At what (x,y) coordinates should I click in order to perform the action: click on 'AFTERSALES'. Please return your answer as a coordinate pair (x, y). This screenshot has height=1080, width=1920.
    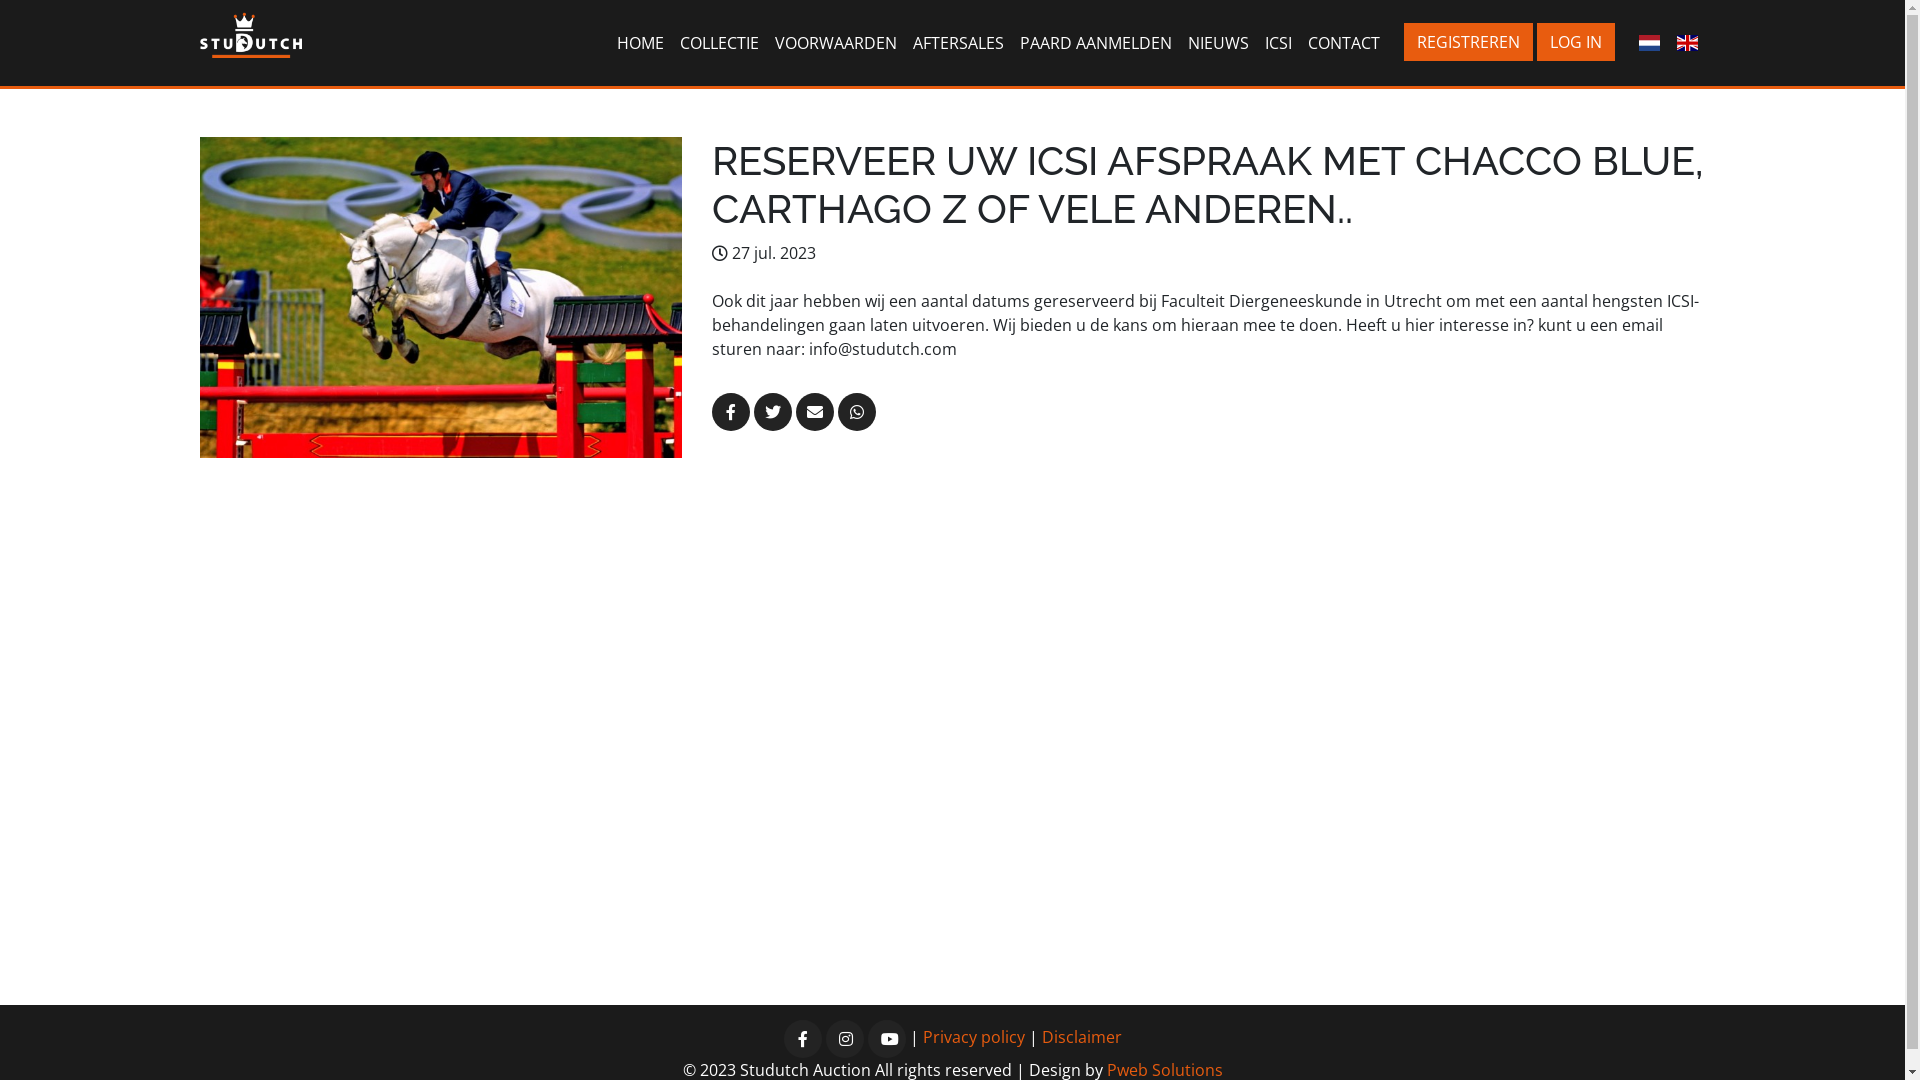
    Looking at the image, I should click on (957, 42).